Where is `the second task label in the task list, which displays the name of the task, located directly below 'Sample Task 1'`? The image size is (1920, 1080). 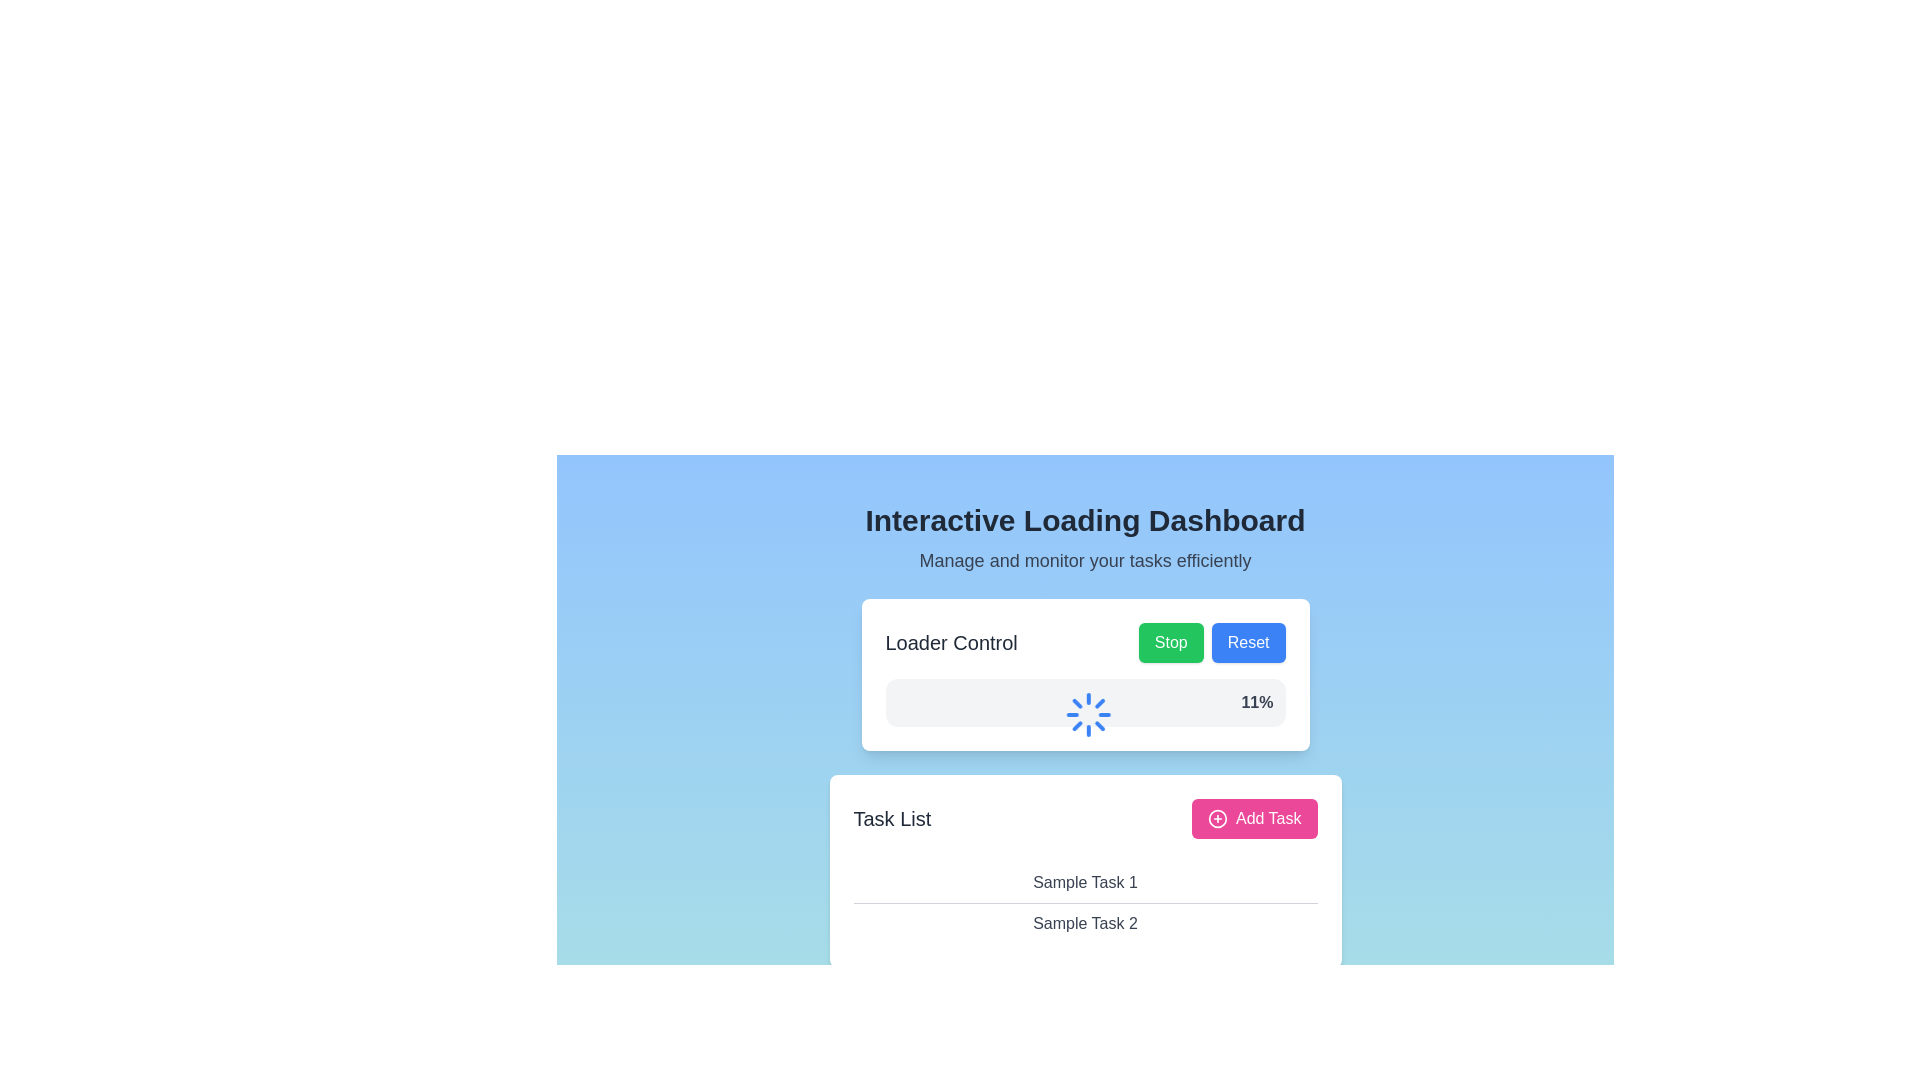 the second task label in the task list, which displays the name of the task, located directly below 'Sample Task 1' is located at coordinates (1084, 923).